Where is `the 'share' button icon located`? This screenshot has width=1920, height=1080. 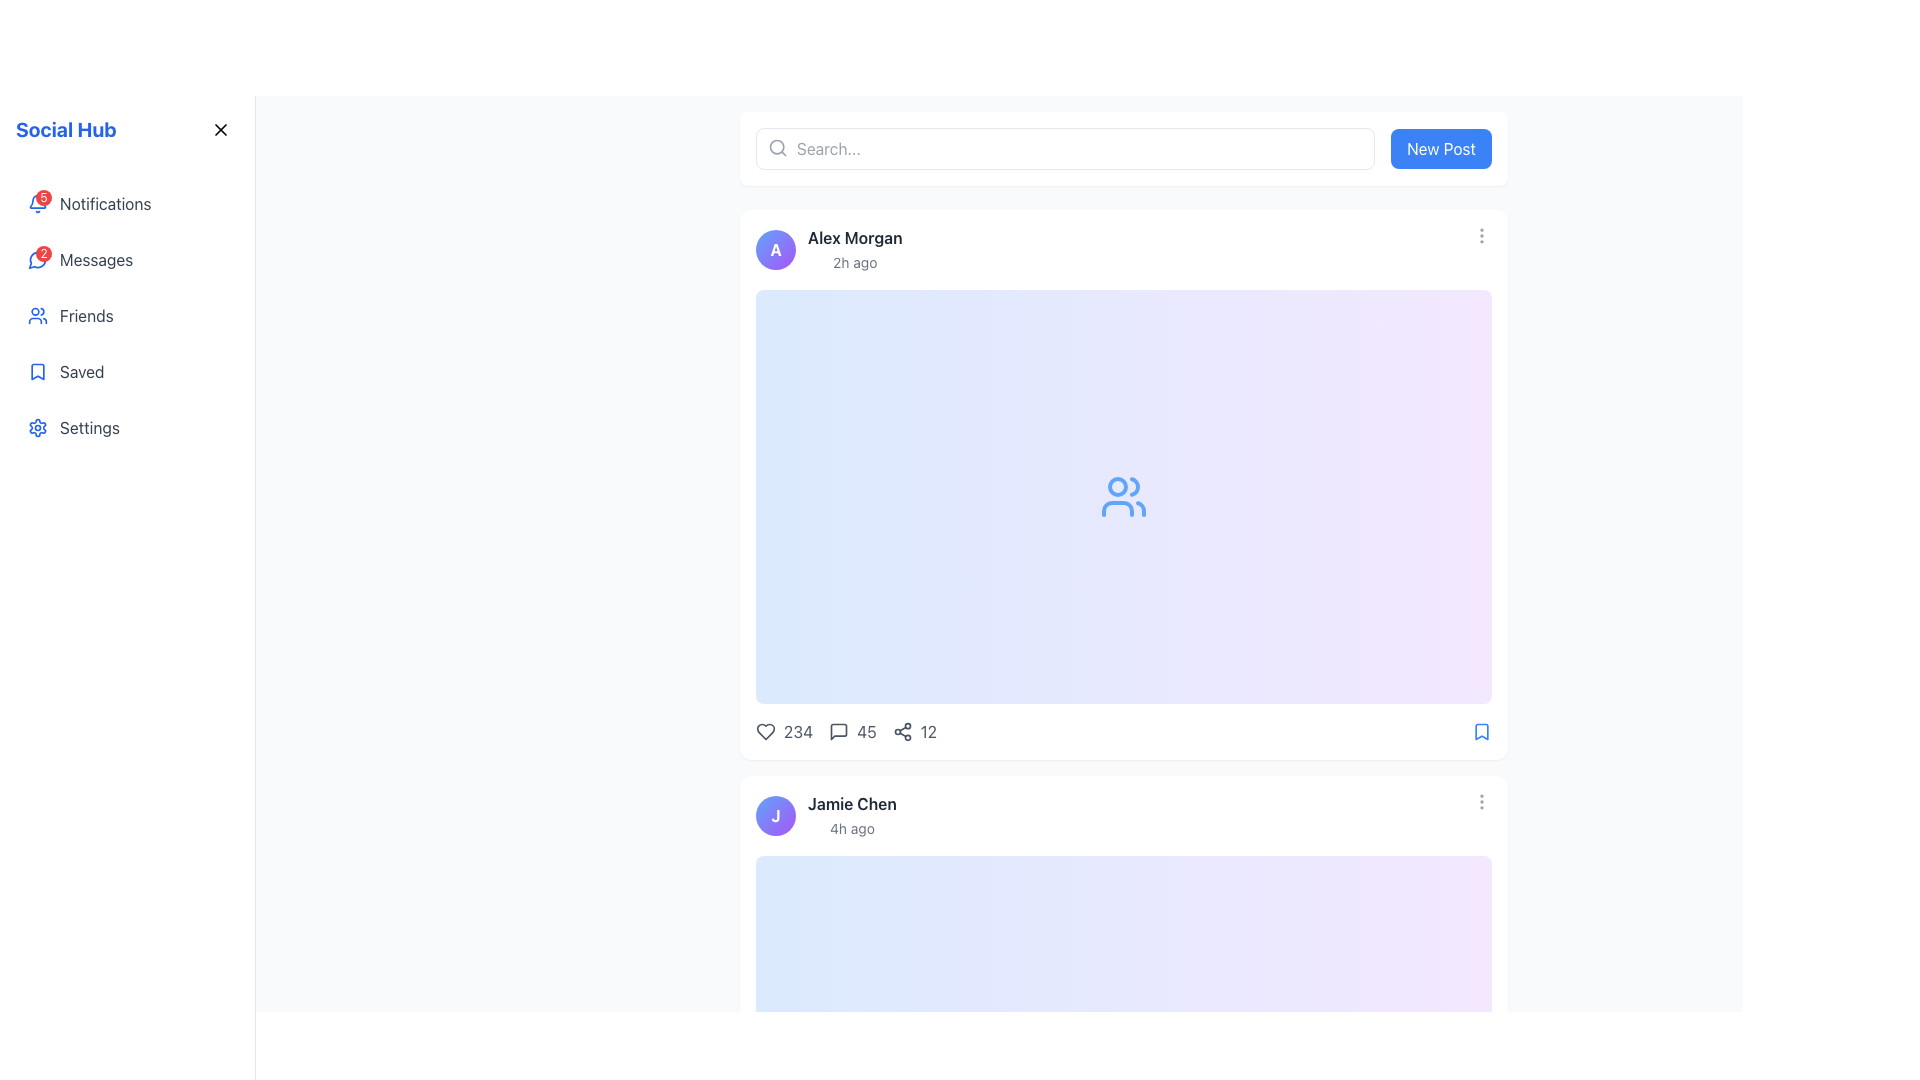 the 'share' button icon located is located at coordinates (901, 732).